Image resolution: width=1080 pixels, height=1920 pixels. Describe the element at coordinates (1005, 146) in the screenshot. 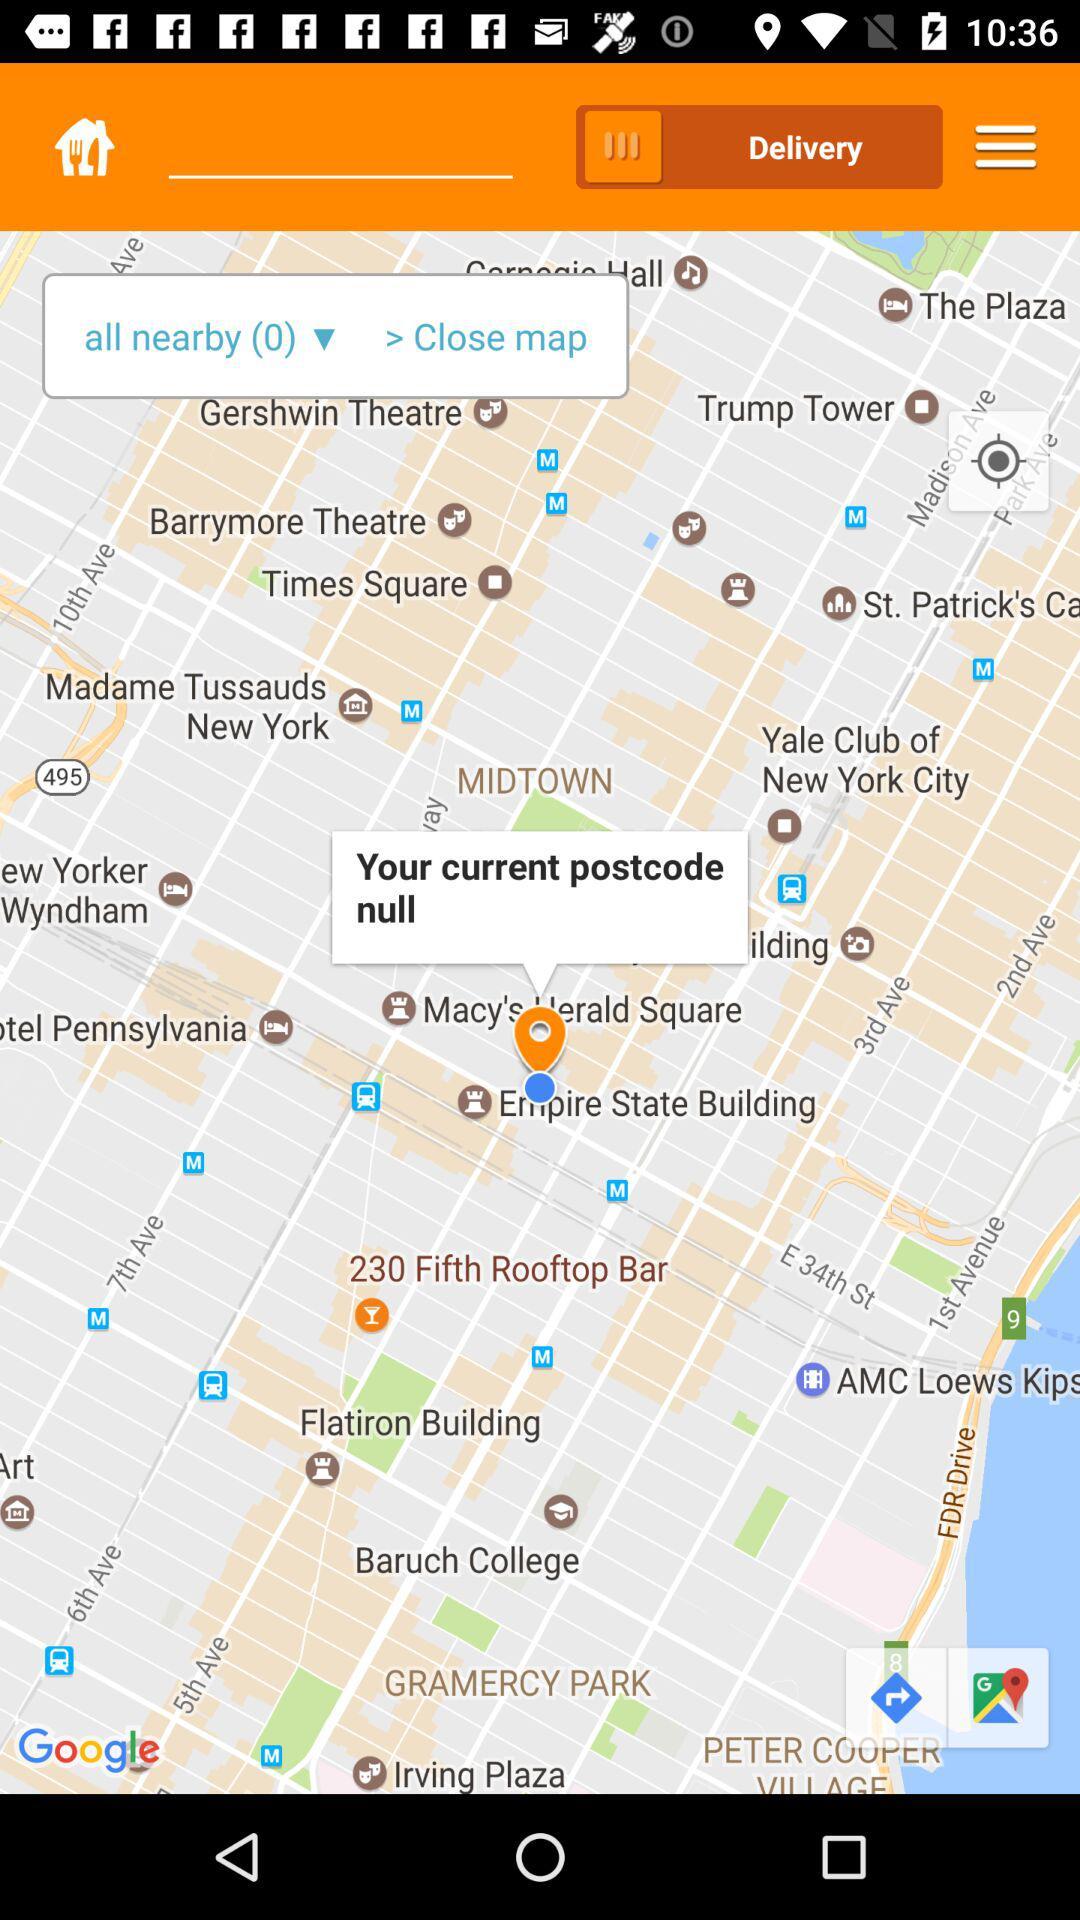

I see `the menu icon` at that location.